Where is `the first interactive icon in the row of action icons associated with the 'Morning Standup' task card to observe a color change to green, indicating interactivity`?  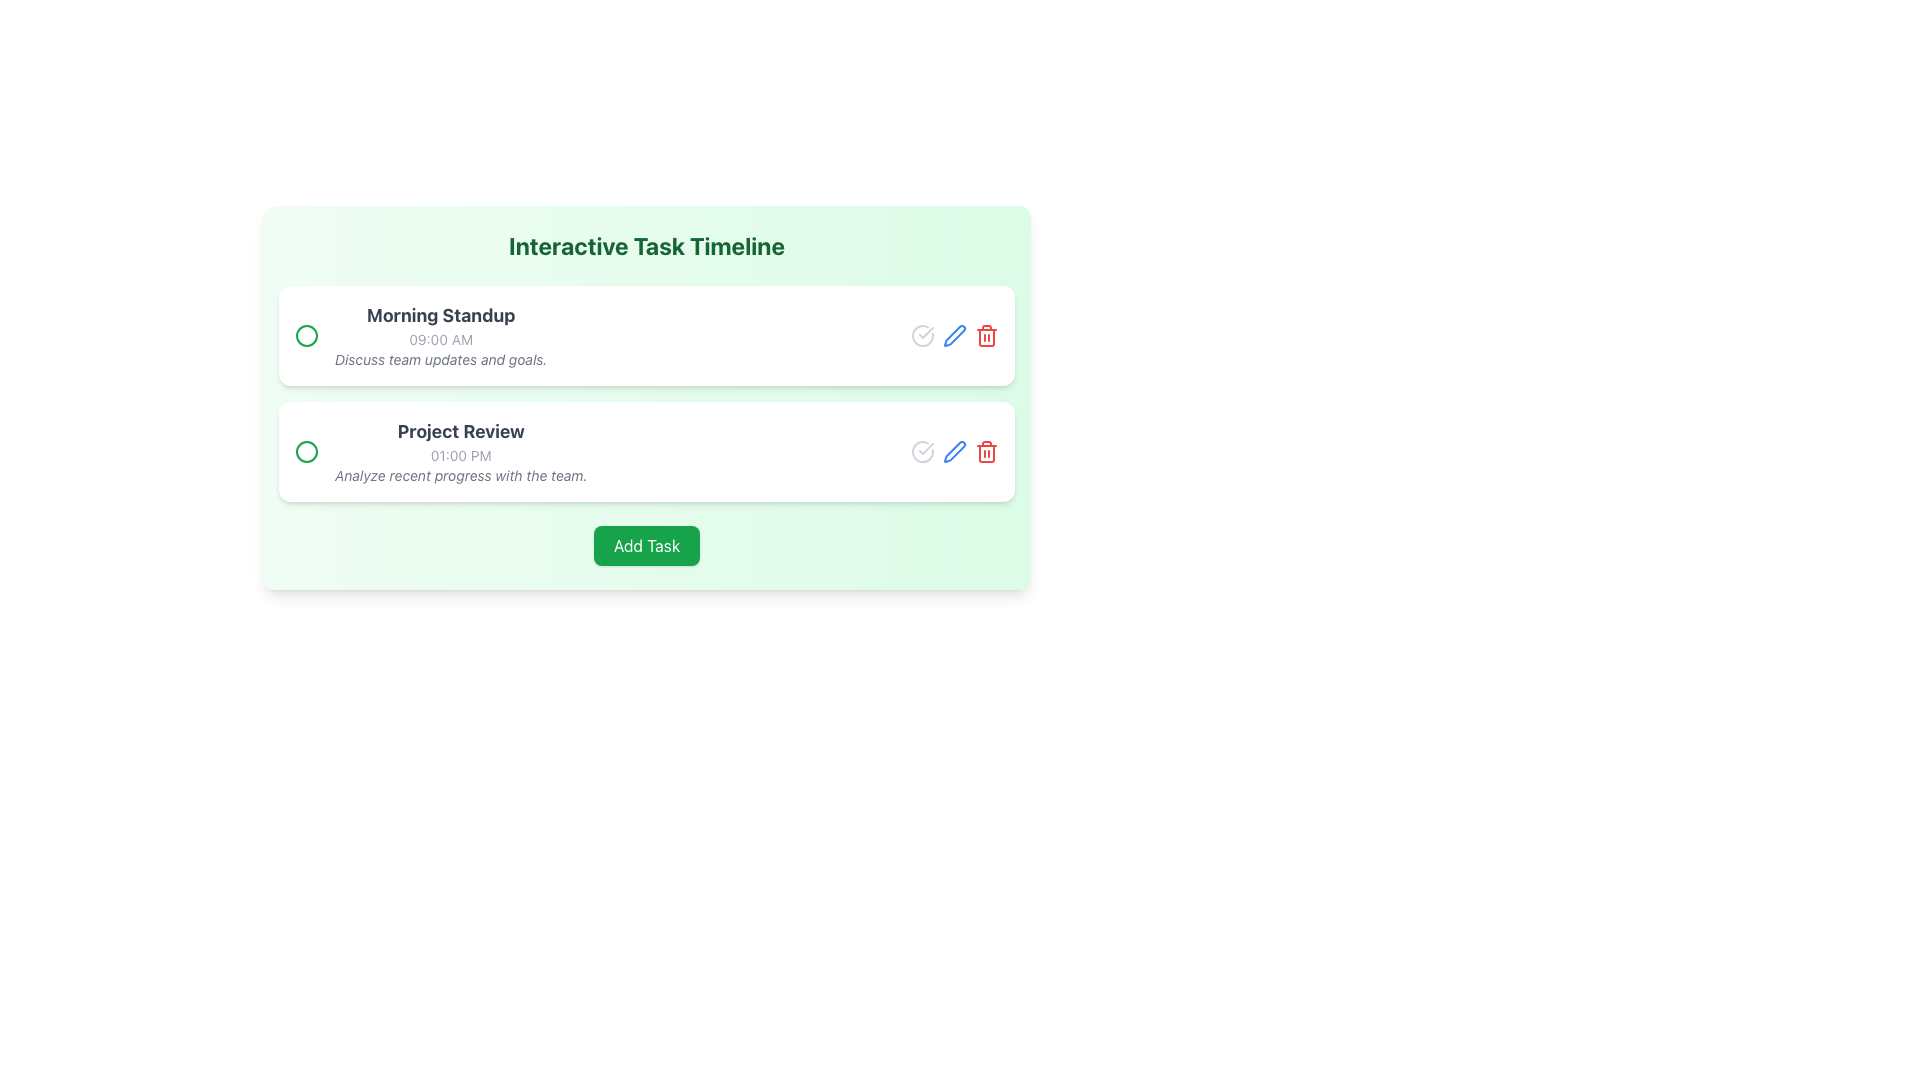
the first interactive icon in the row of action icons associated with the 'Morning Standup' task card to observe a color change to green, indicating interactivity is located at coordinates (921, 334).